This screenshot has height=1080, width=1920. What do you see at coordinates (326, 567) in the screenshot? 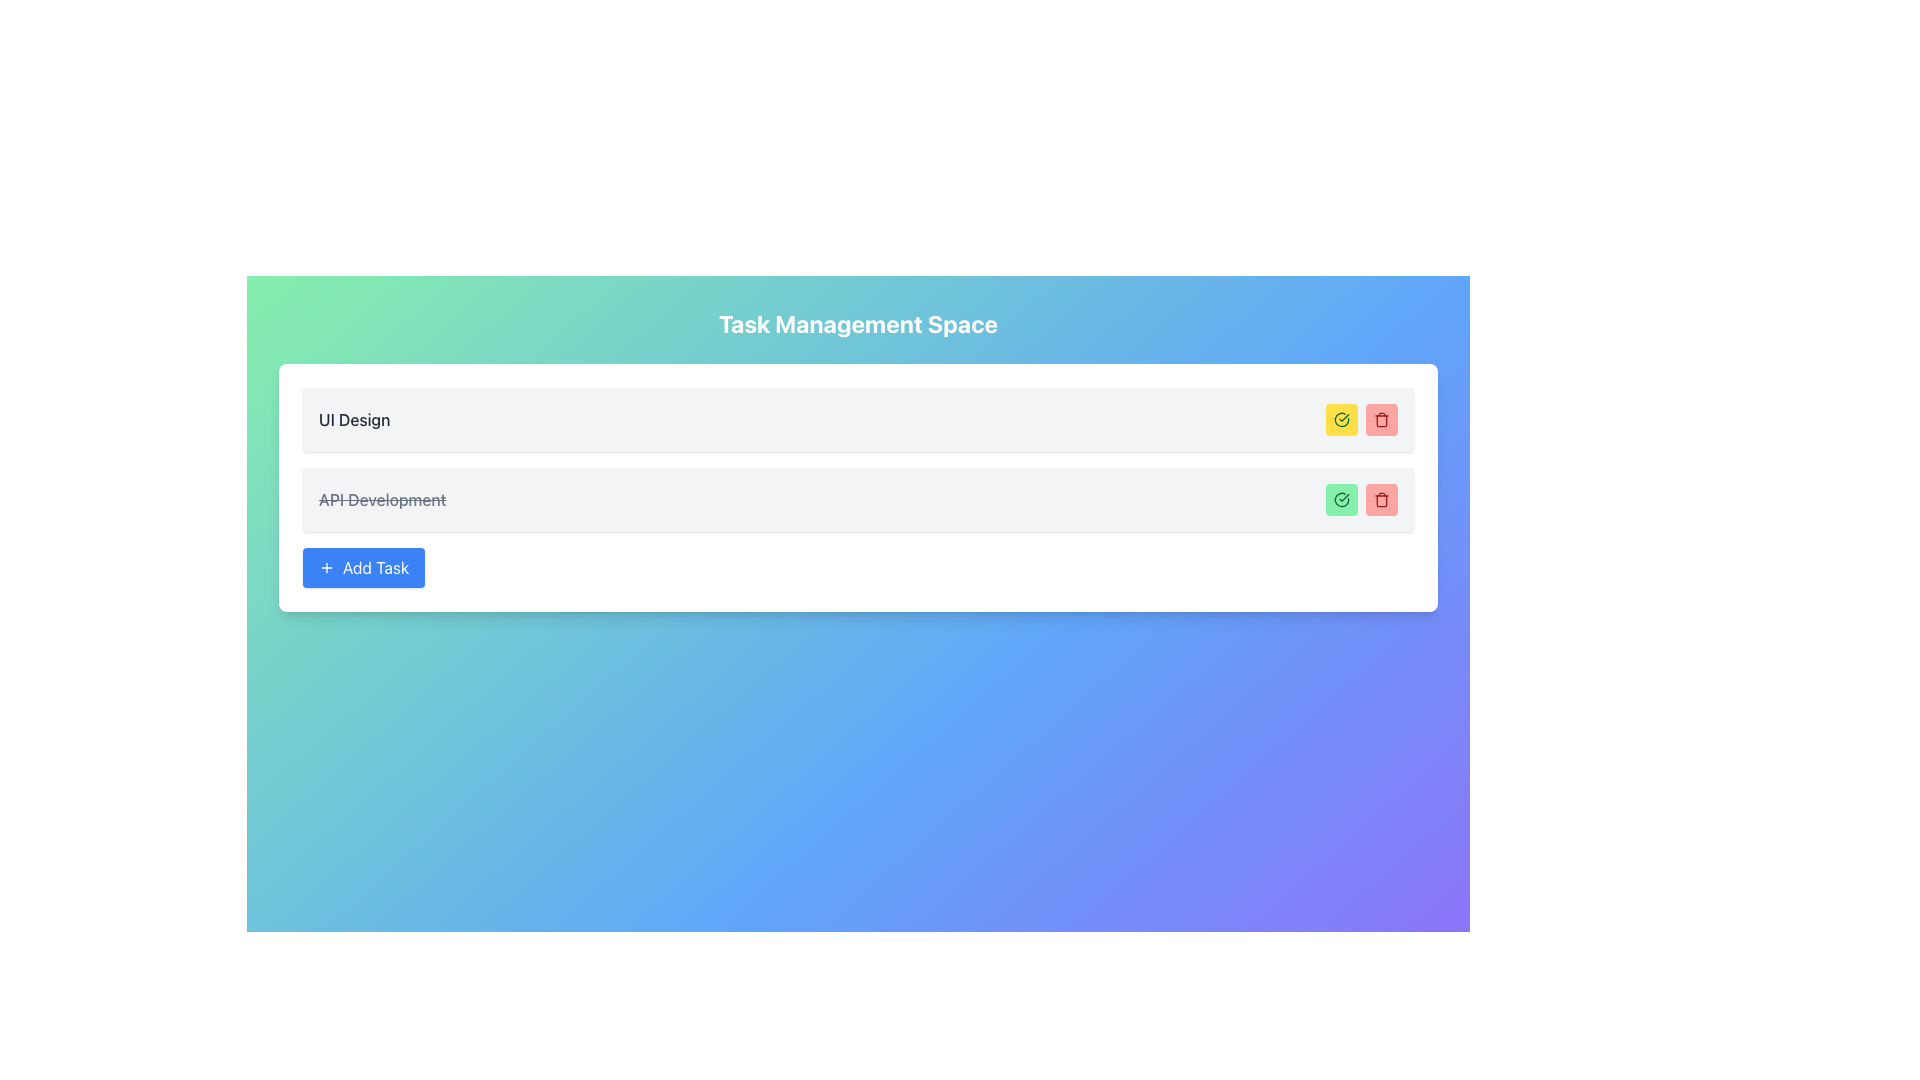
I see `the Icon located on the left side of the 'Add Task' button, adjacent to the label 'Add Task'` at bounding box center [326, 567].